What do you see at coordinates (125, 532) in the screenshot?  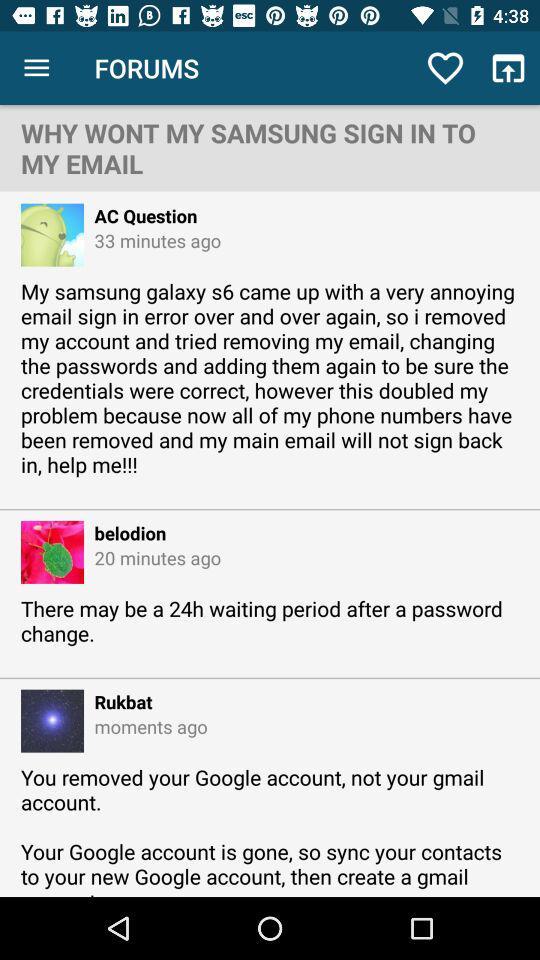 I see `belodion` at bounding box center [125, 532].